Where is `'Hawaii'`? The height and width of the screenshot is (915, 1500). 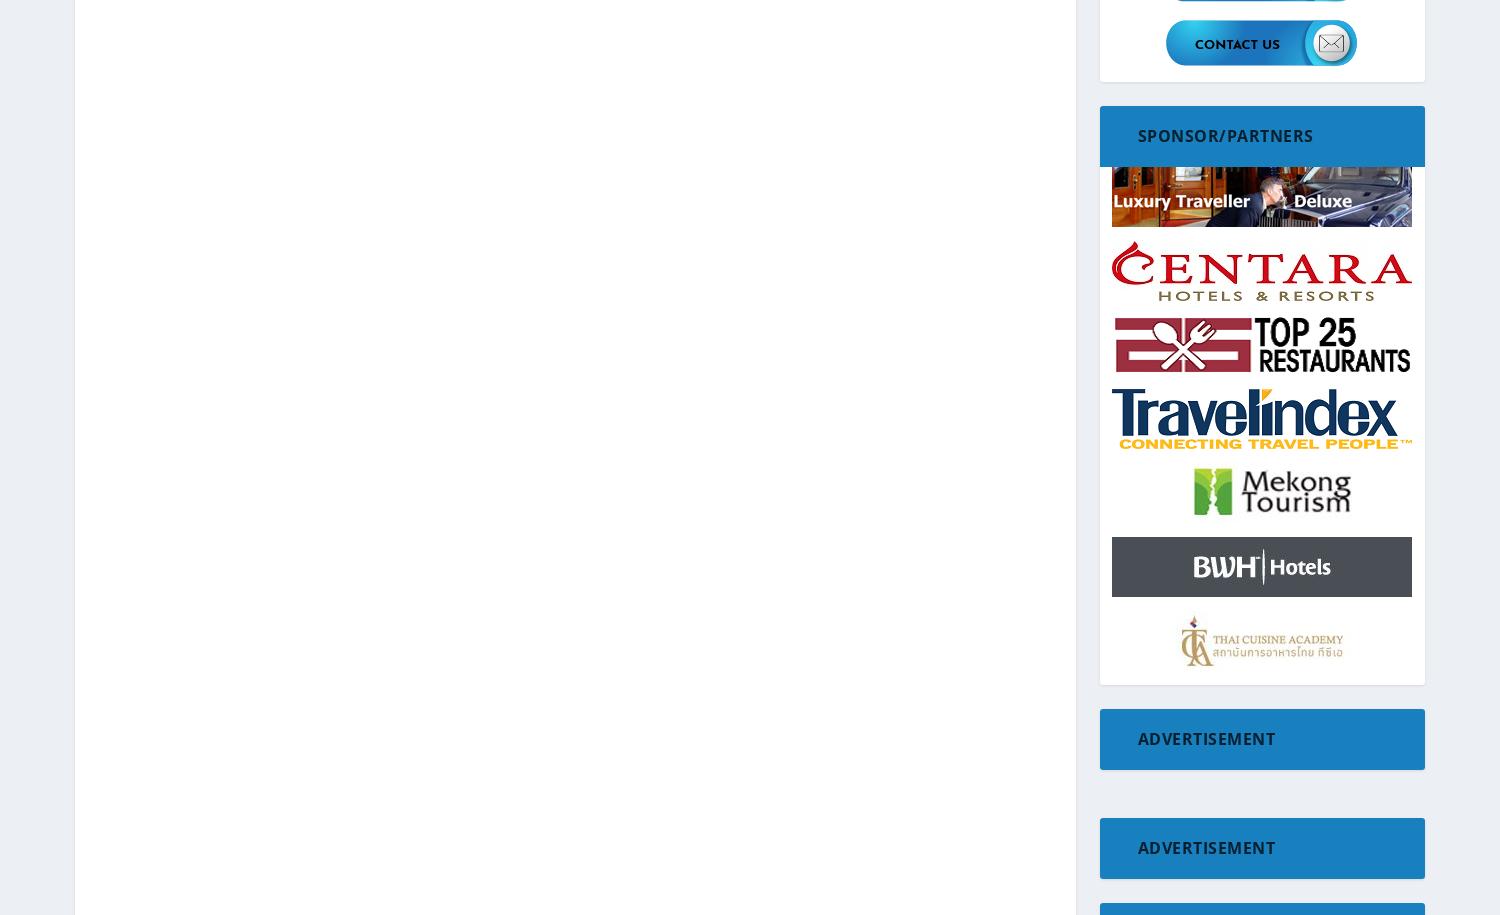 'Hawaii' is located at coordinates (1135, 702).